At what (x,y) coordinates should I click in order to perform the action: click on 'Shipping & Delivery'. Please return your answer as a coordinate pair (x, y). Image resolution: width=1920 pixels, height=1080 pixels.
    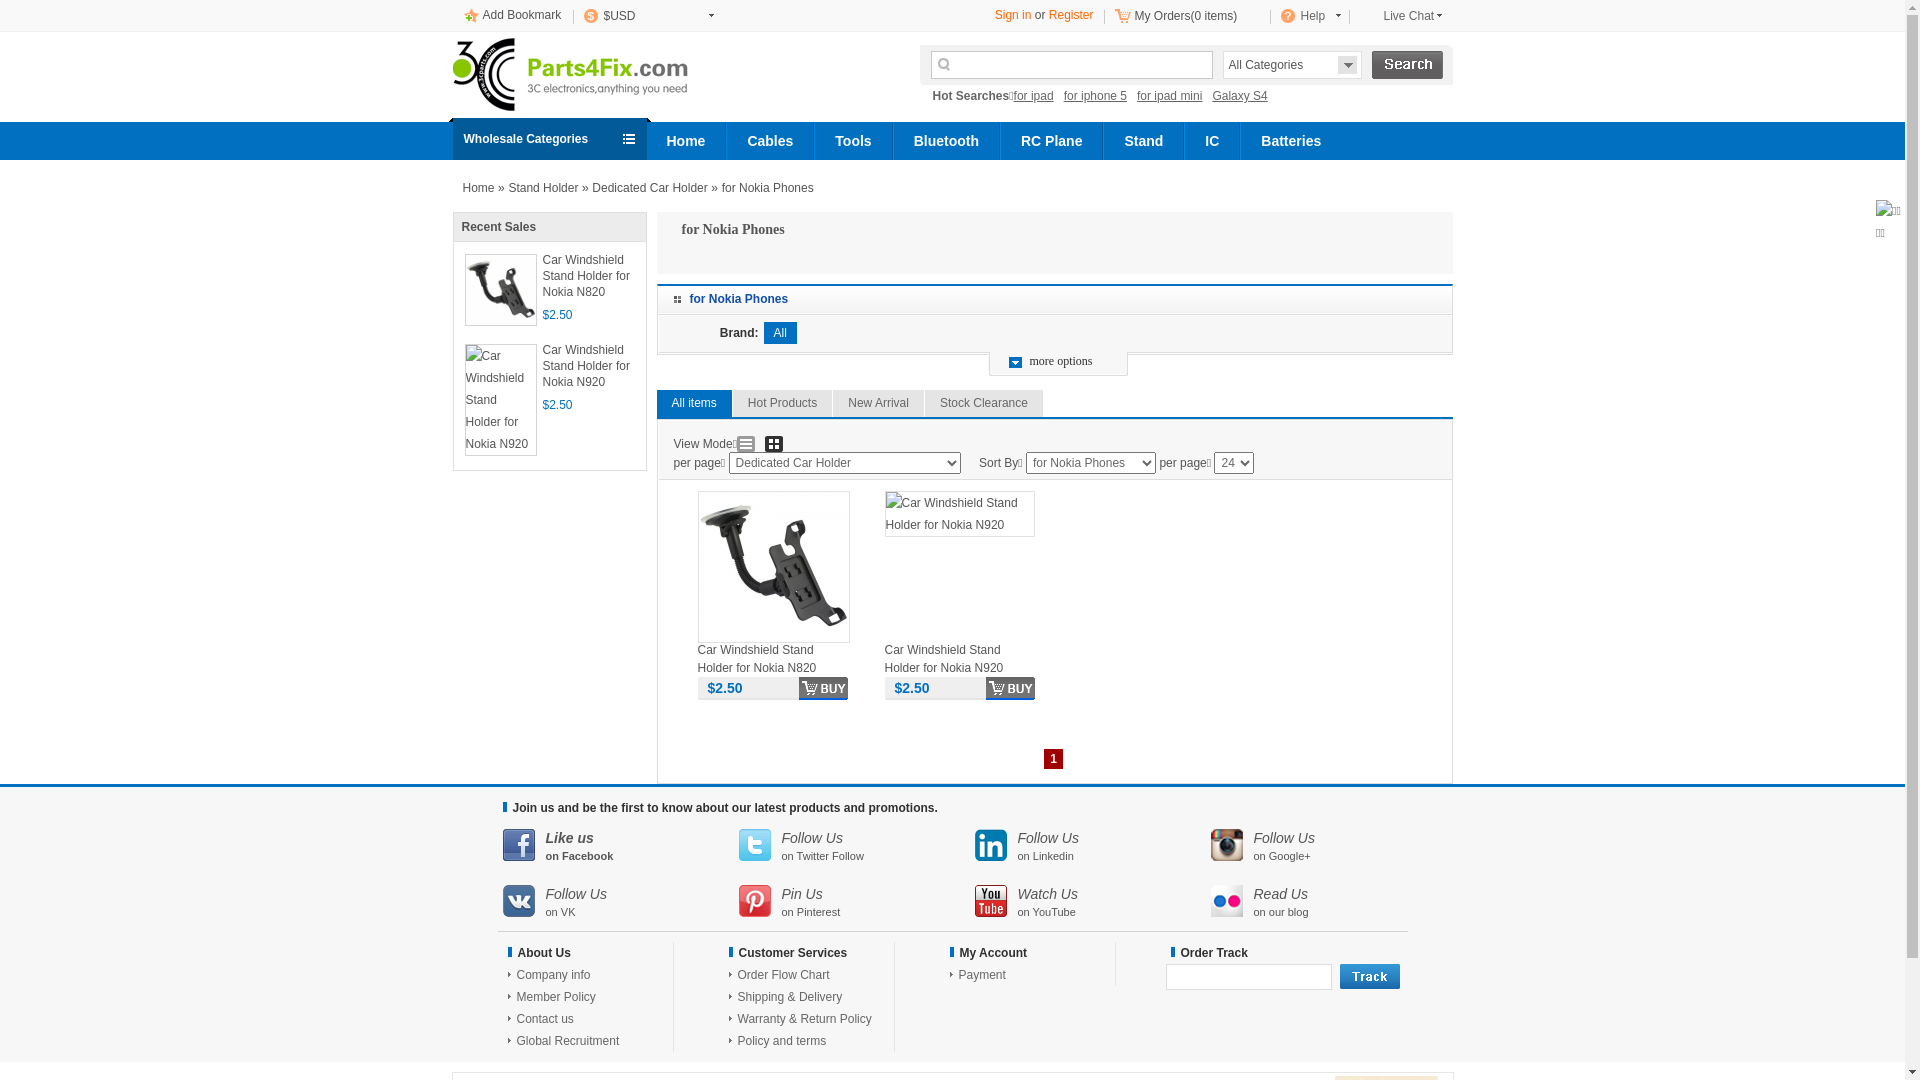
    Looking at the image, I should click on (789, 996).